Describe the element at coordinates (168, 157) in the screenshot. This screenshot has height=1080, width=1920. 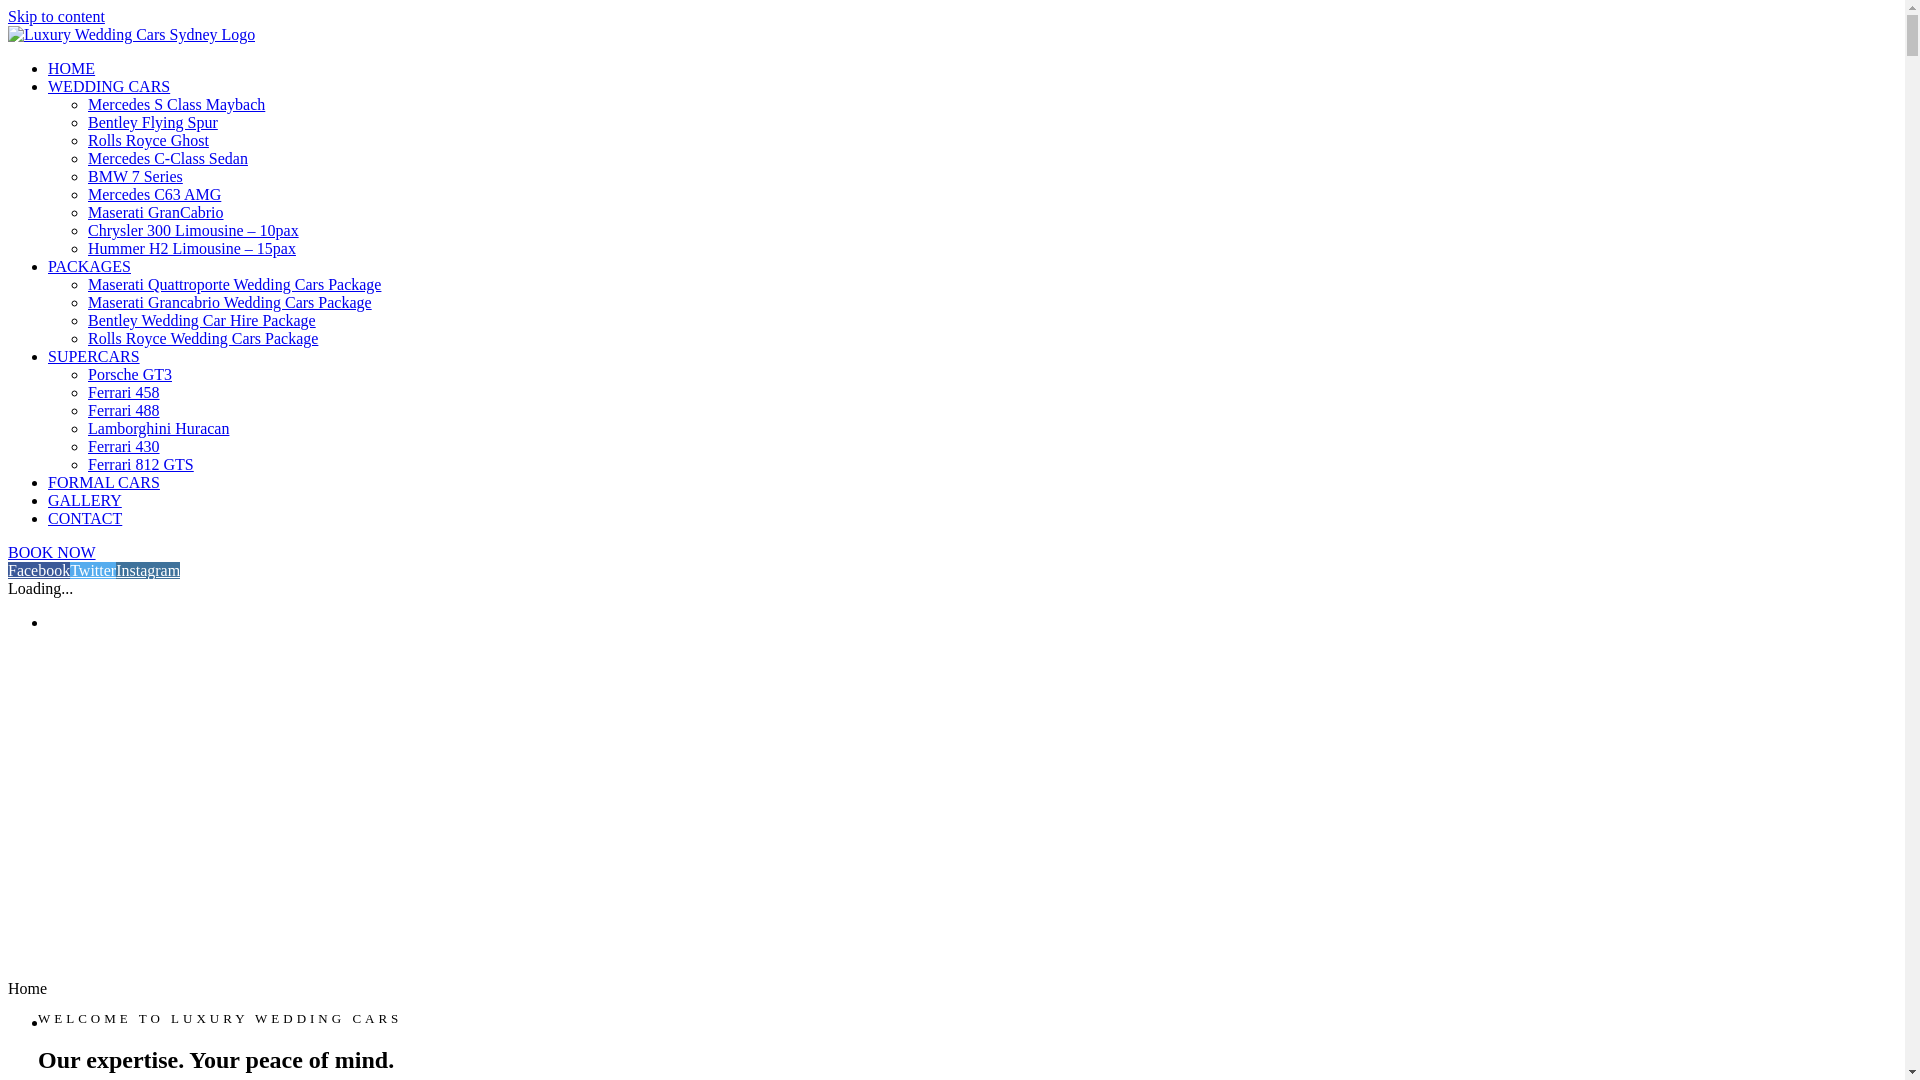
I see `'Mercedes C-Class Sedan'` at that location.